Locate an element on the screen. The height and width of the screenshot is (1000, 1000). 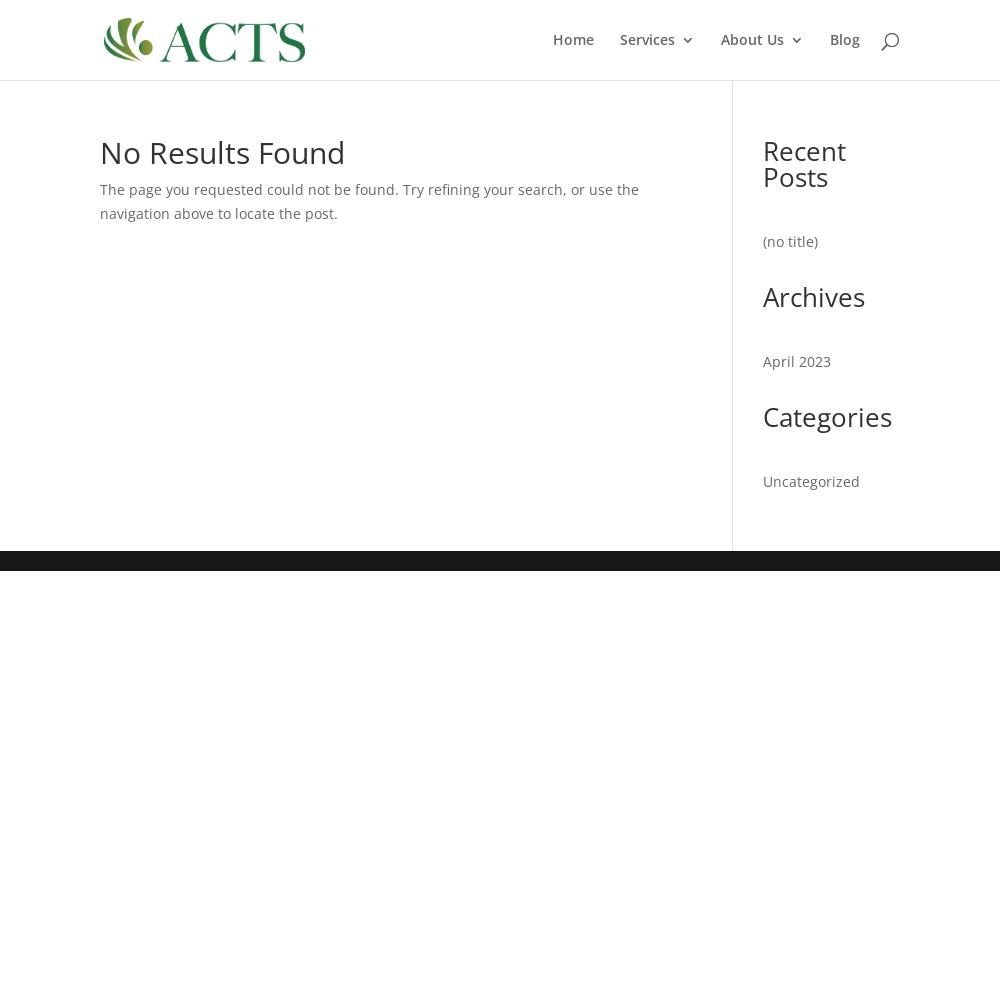
'Approved Providers' is located at coordinates (827, 162).